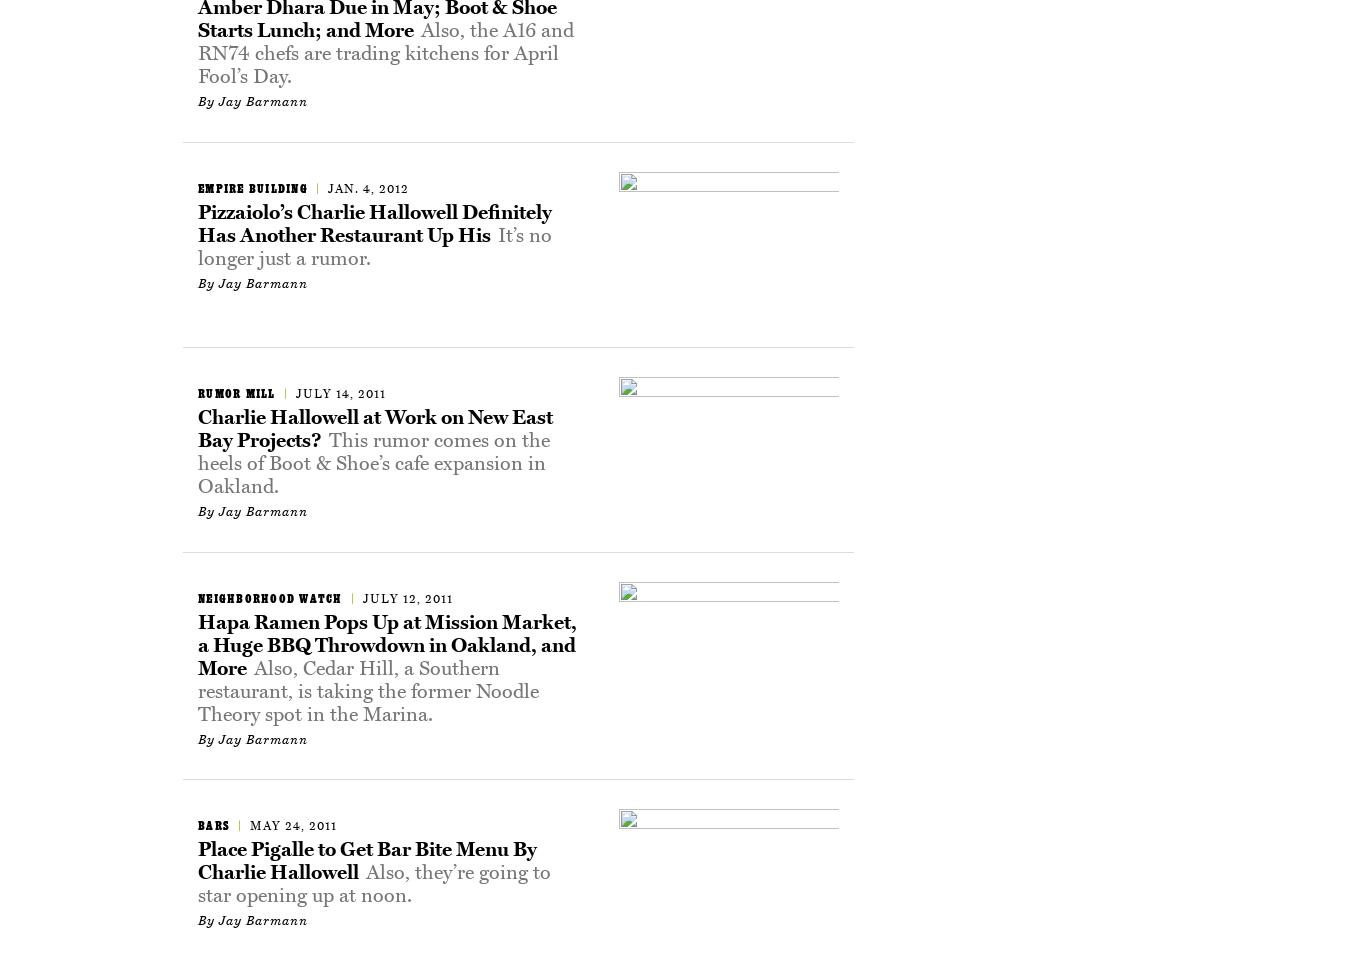 This screenshot has height=957, width=1366. I want to click on 'Place Pigalle to Get Bar Bite Menu By Charlie Hallowell', so click(366, 859).